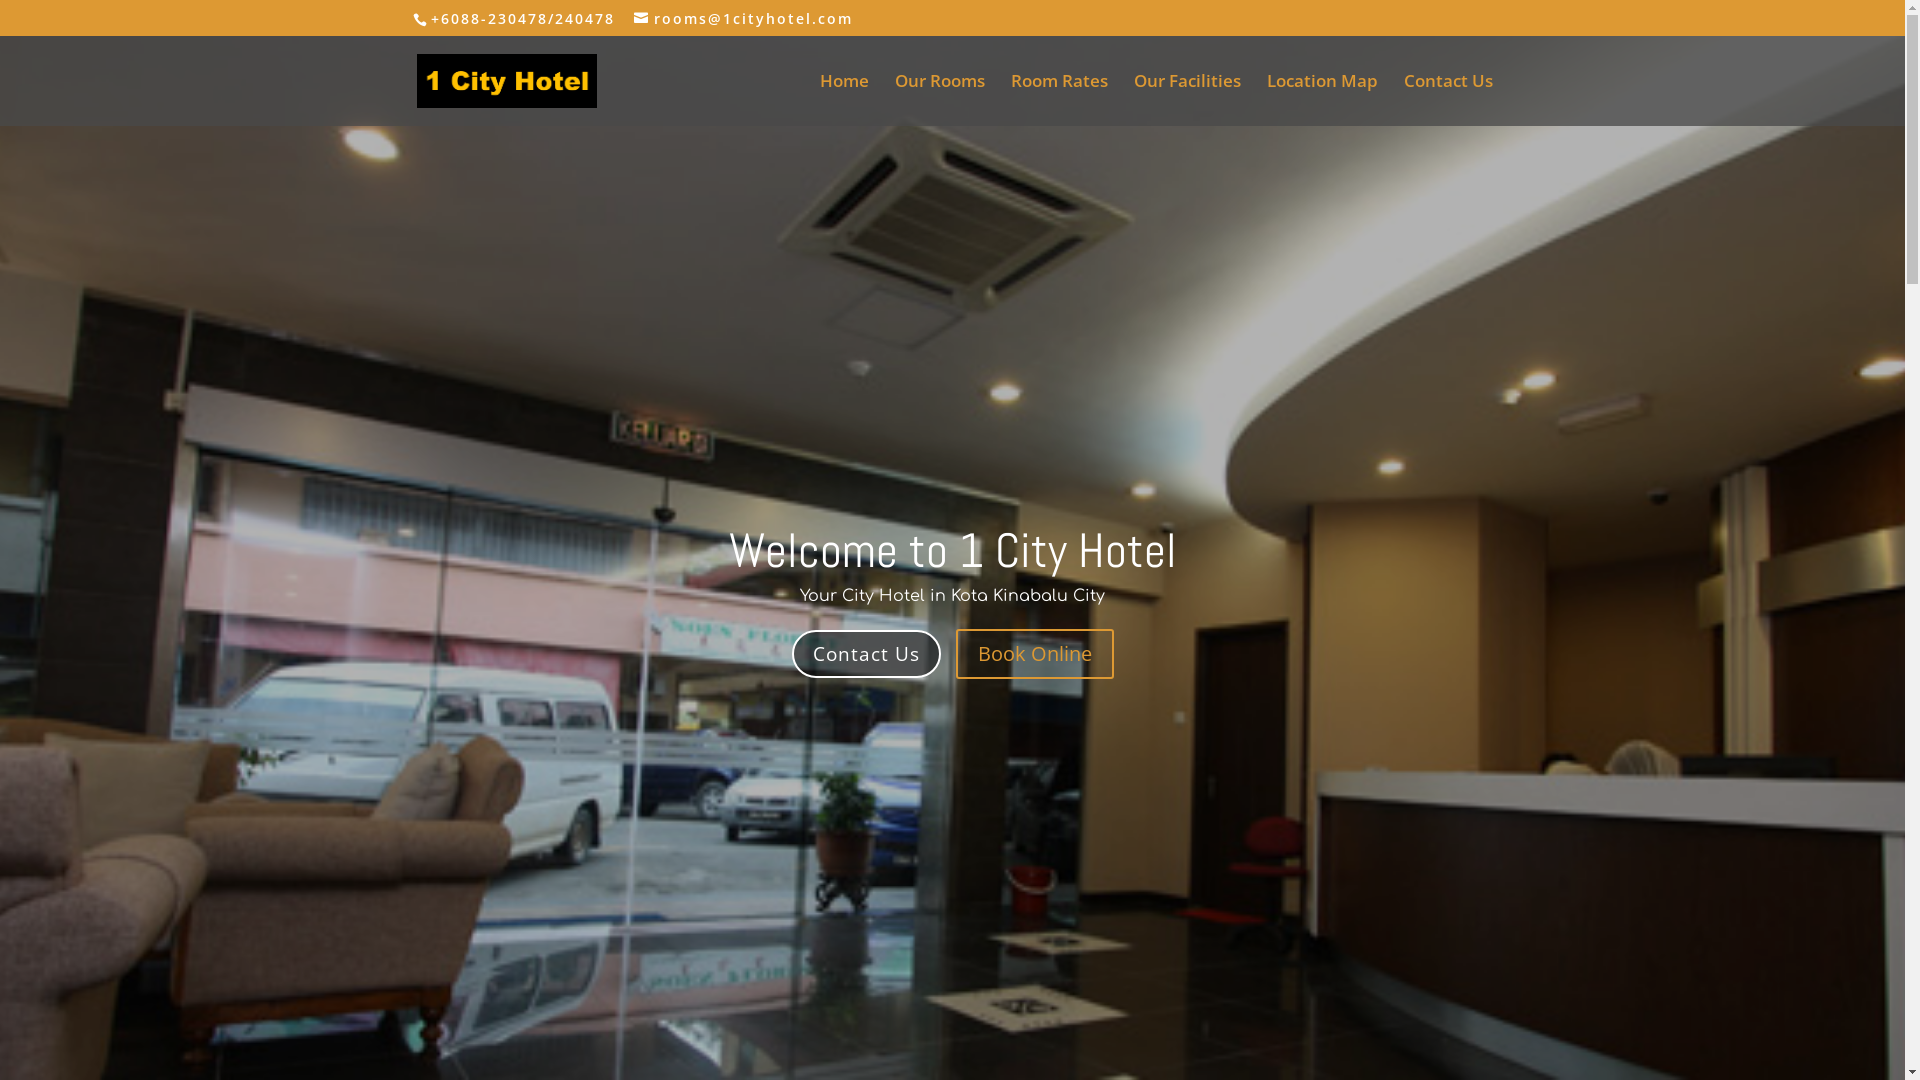  Describe the element at coordinates (1321, 100) in the screenshot. I see `'Location Map'` at that location.